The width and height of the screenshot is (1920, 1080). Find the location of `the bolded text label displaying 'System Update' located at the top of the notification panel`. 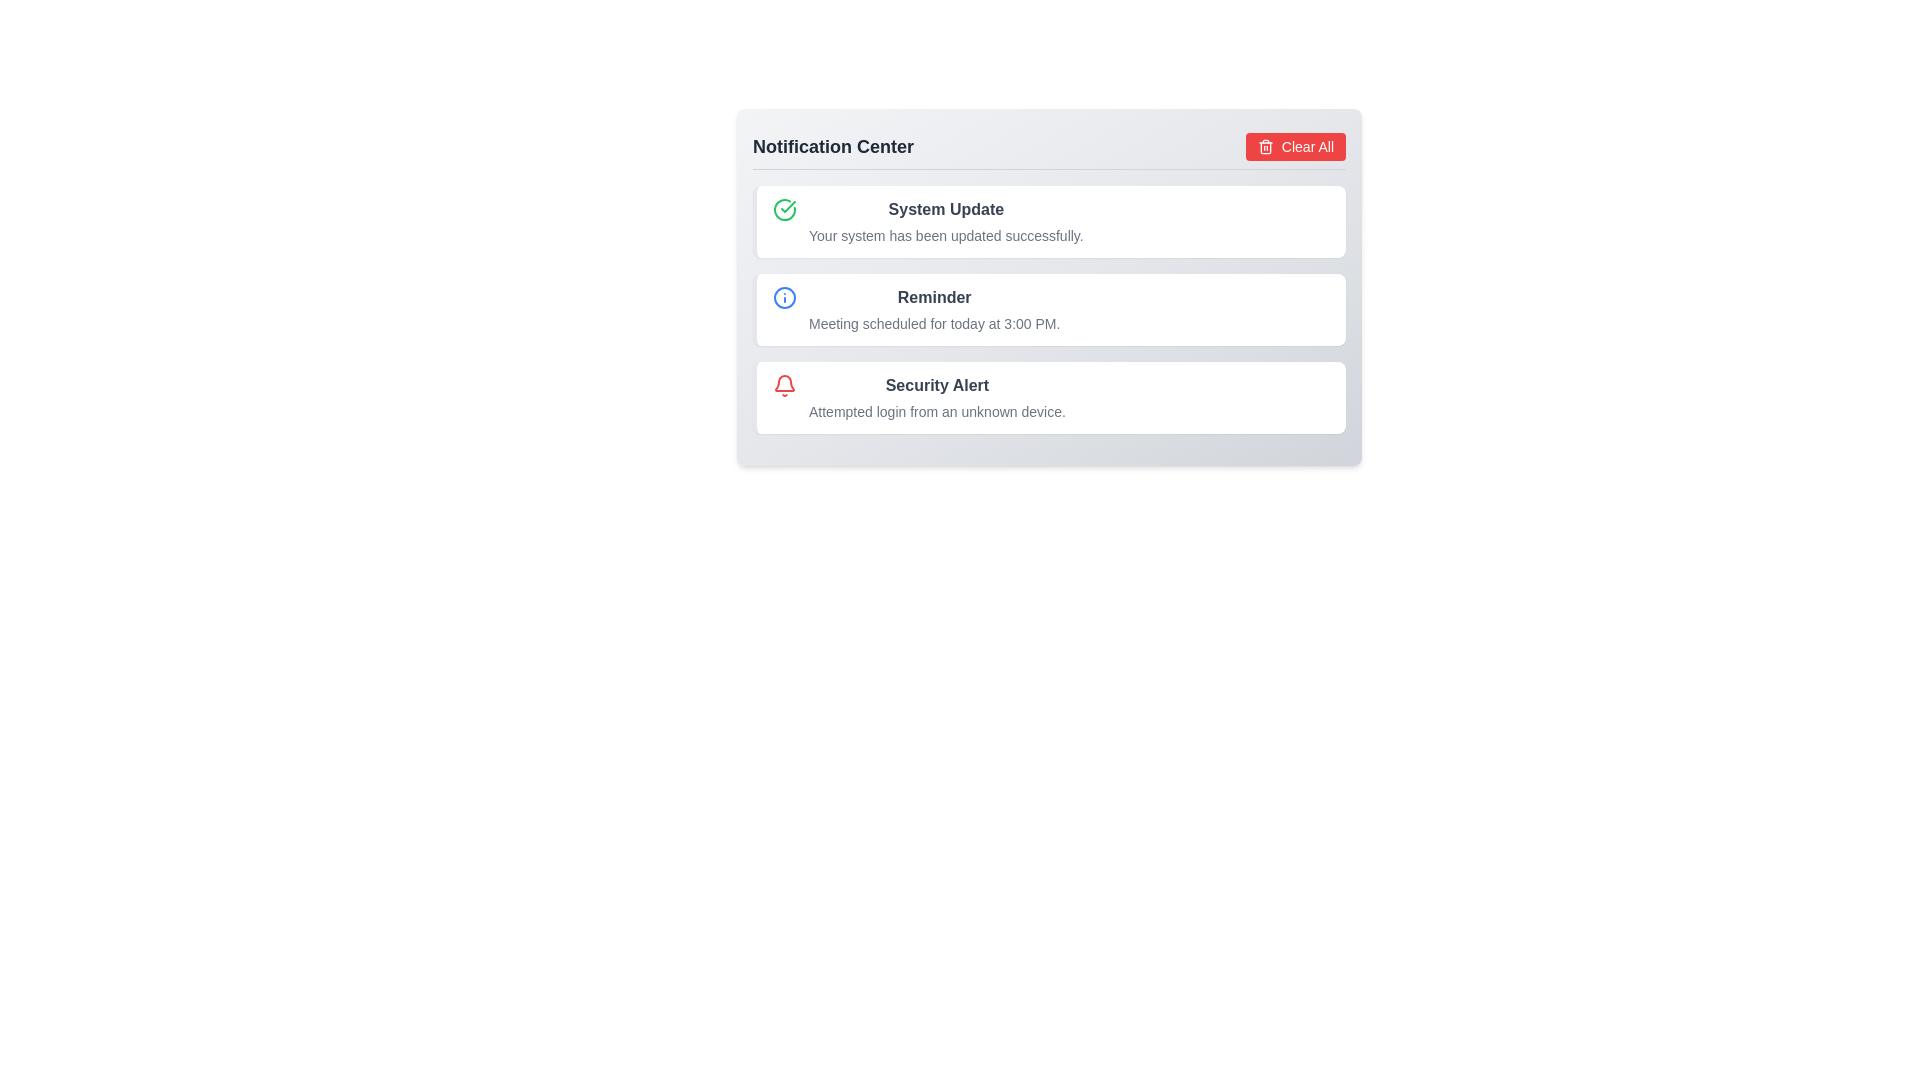

the bolded text label displaying 'System Update' located at the top of the notification panel is located at coordinates (945, 209).